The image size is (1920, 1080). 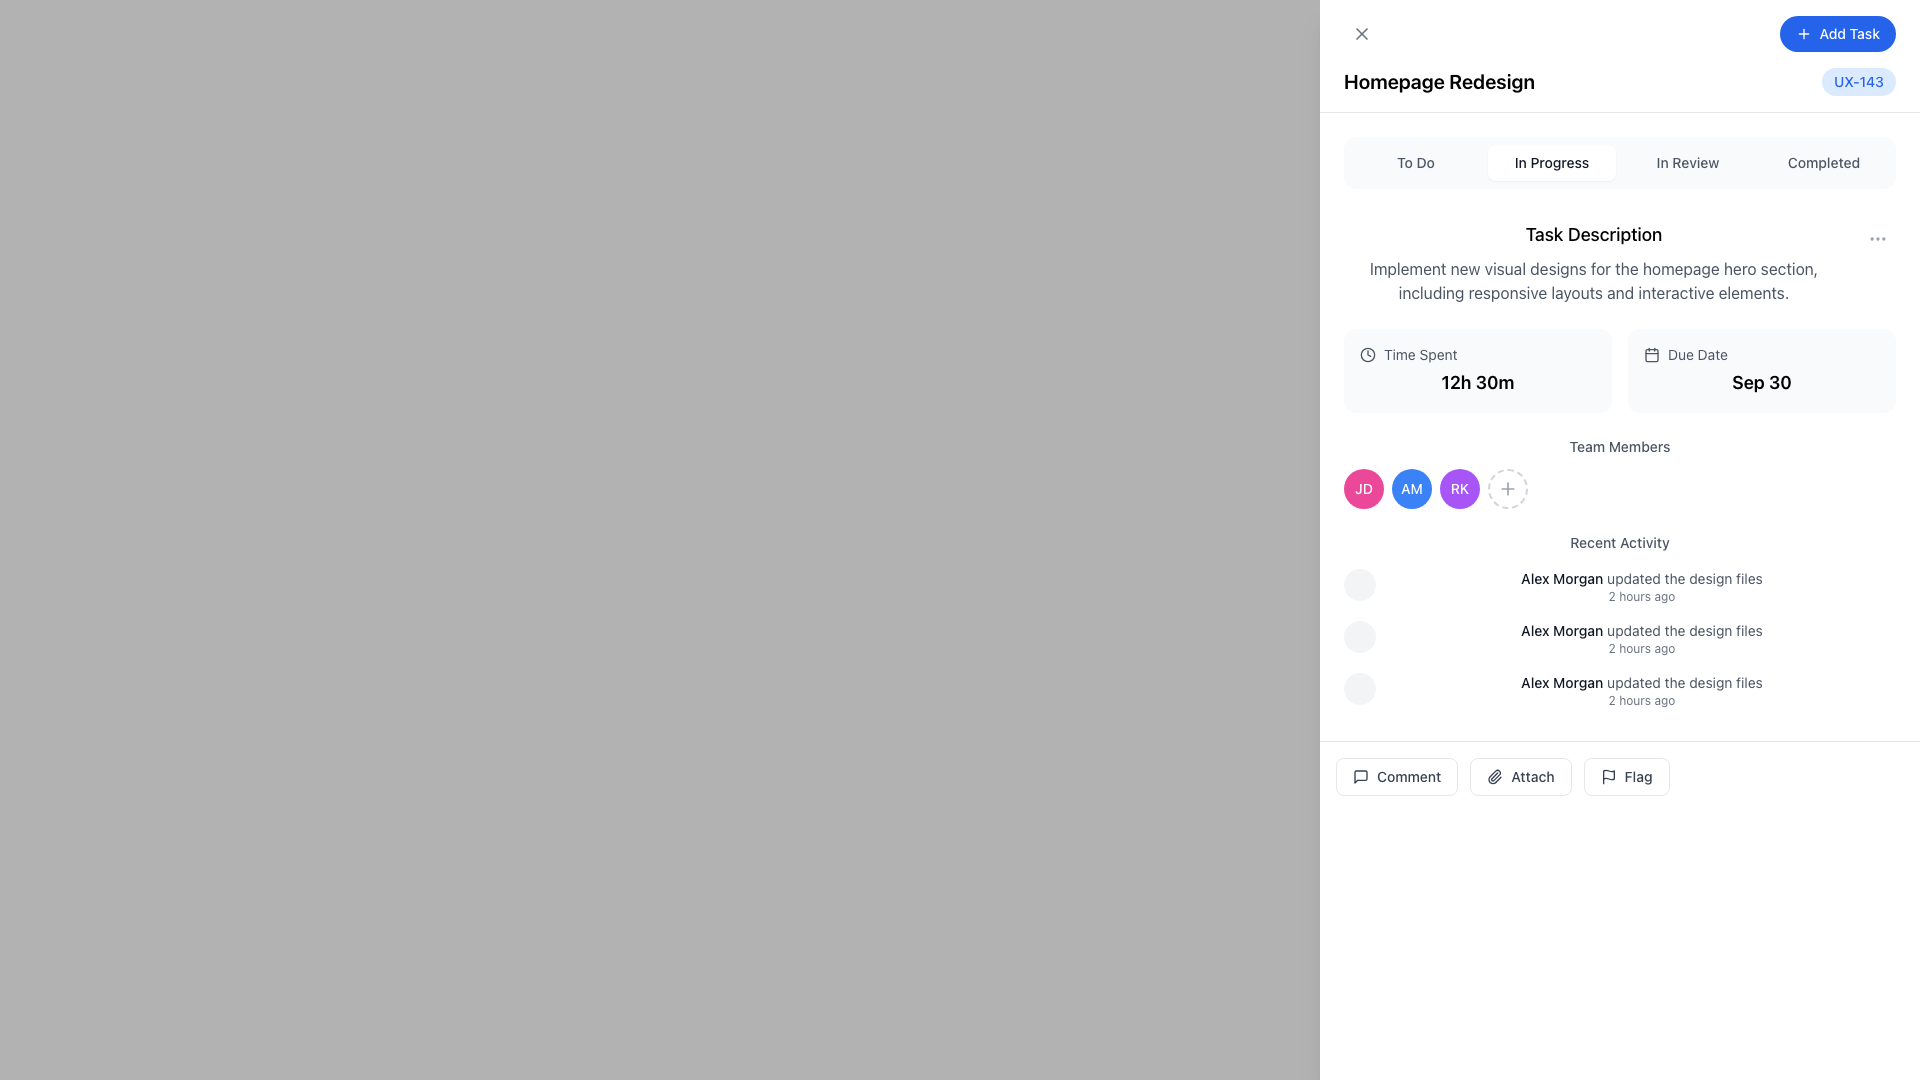 I want to click on the 'Add Task' button located in the top-right section of the interface, so click(x=1837, y=34).